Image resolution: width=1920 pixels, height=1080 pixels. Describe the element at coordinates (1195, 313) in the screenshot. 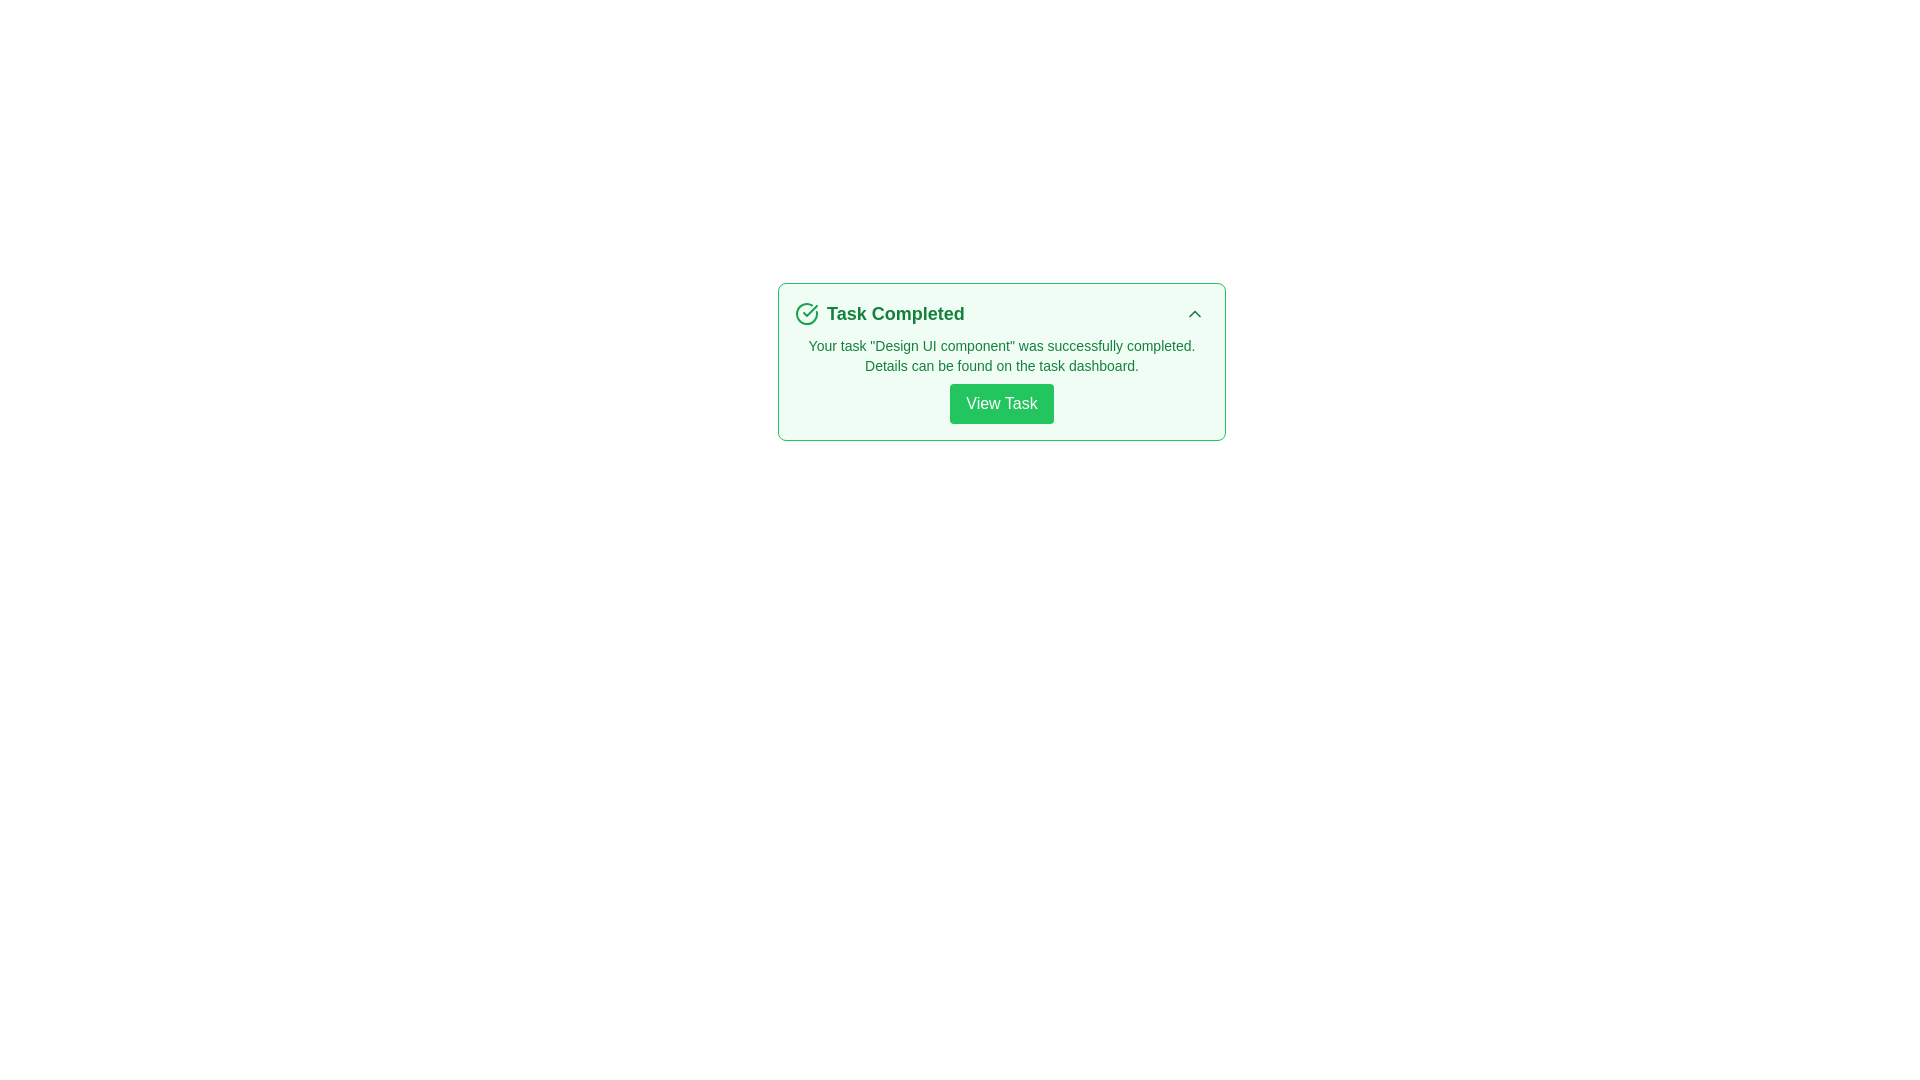

I see `the green chevron icon` at that location.